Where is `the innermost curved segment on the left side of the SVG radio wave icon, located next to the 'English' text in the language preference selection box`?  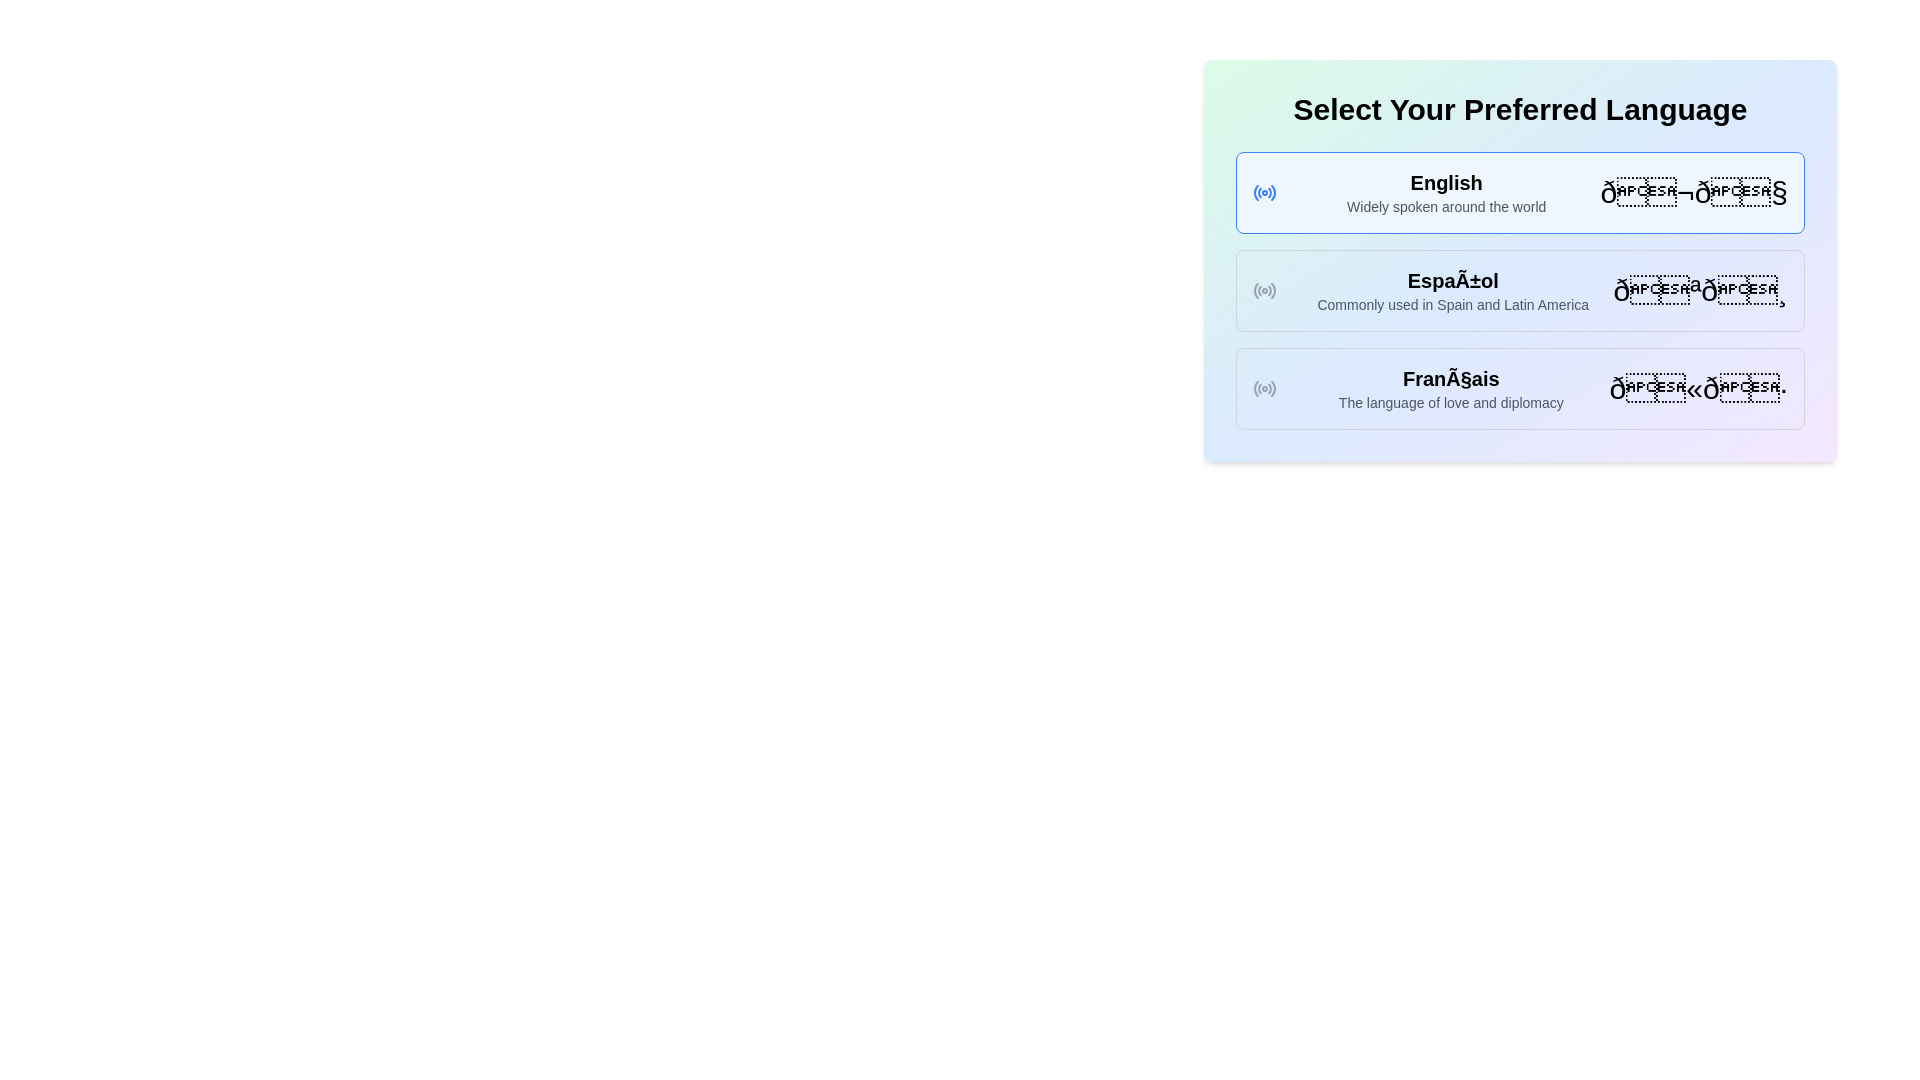 the innermost curved segment on the left side of the SVG radio wave icon, located next to the 'English' text in the language preference selection box is located at coordinates (1255, 192).